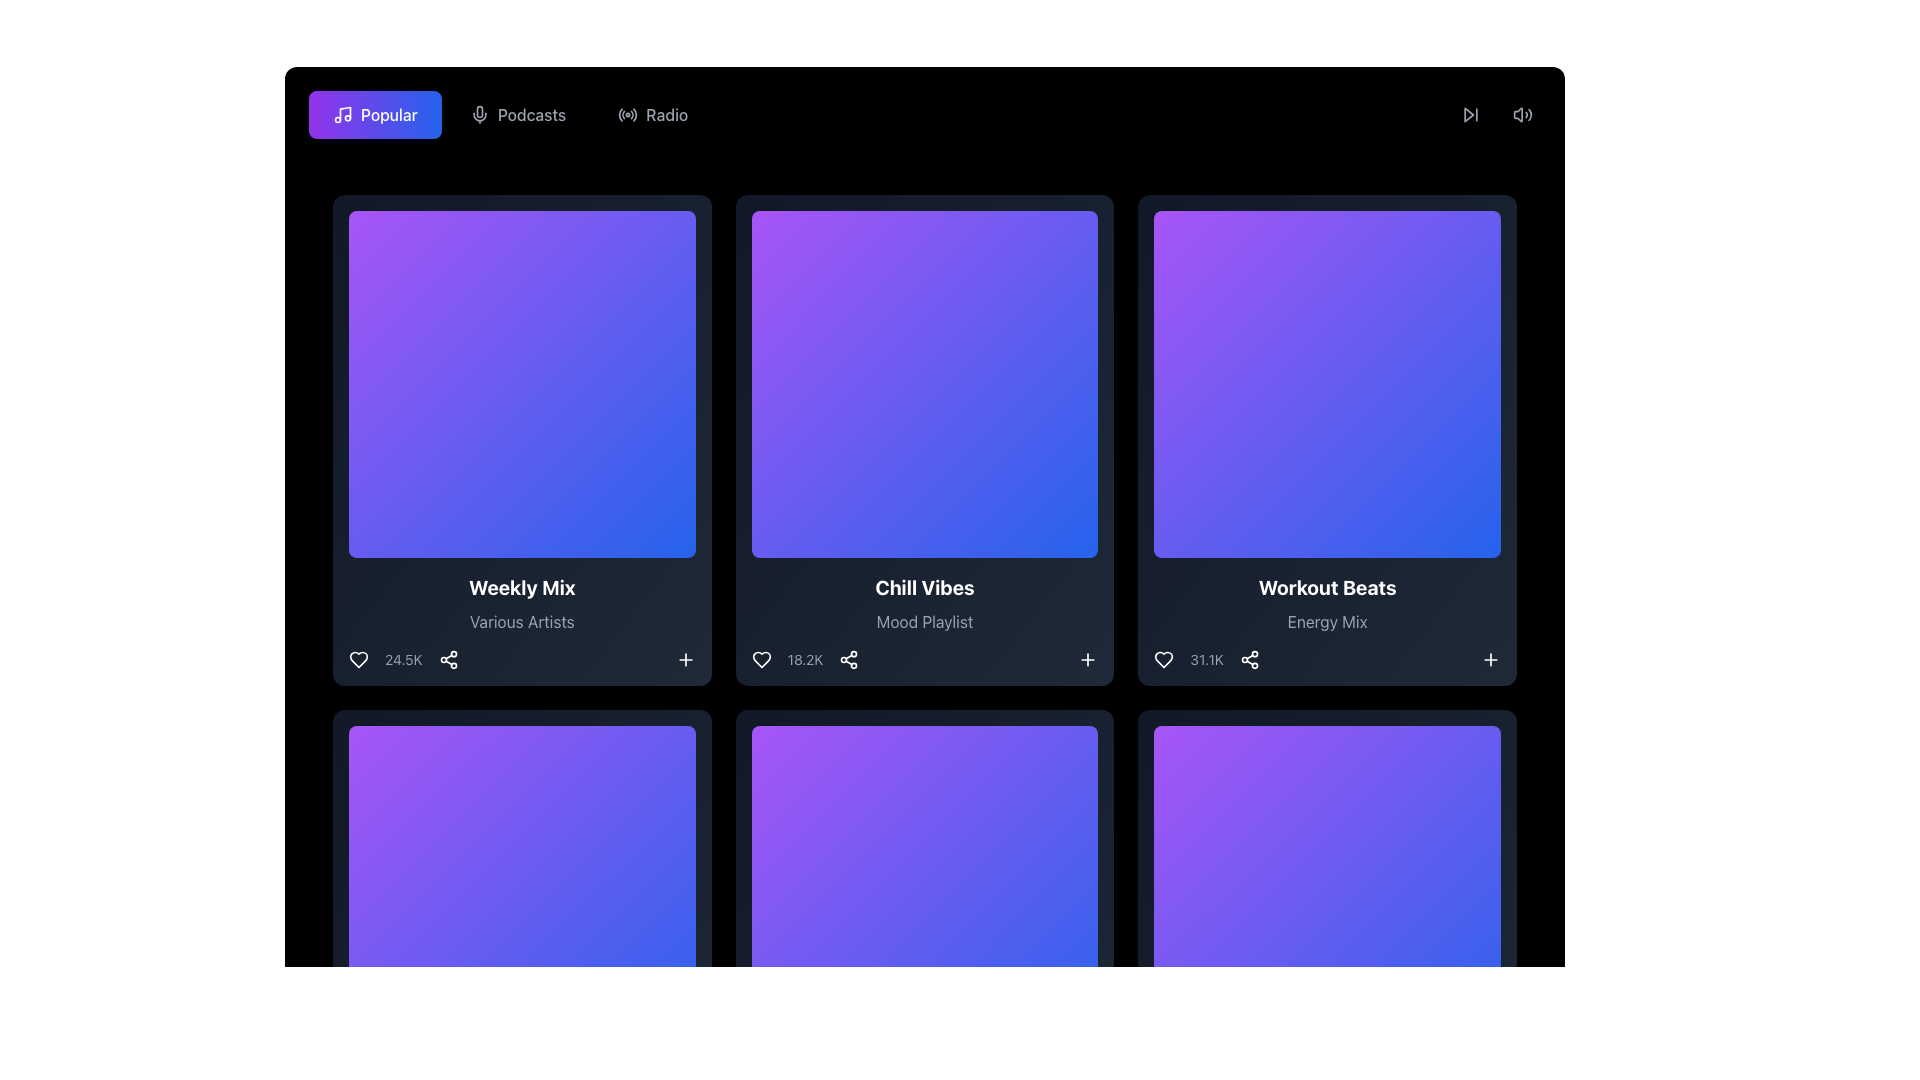  What do you see at coordinates (652, 115) in the screenshot?
I see `the navigation button located in the top navigation bar, specifically the third item that leads to the Radio section` at bounding box center [652, 115].